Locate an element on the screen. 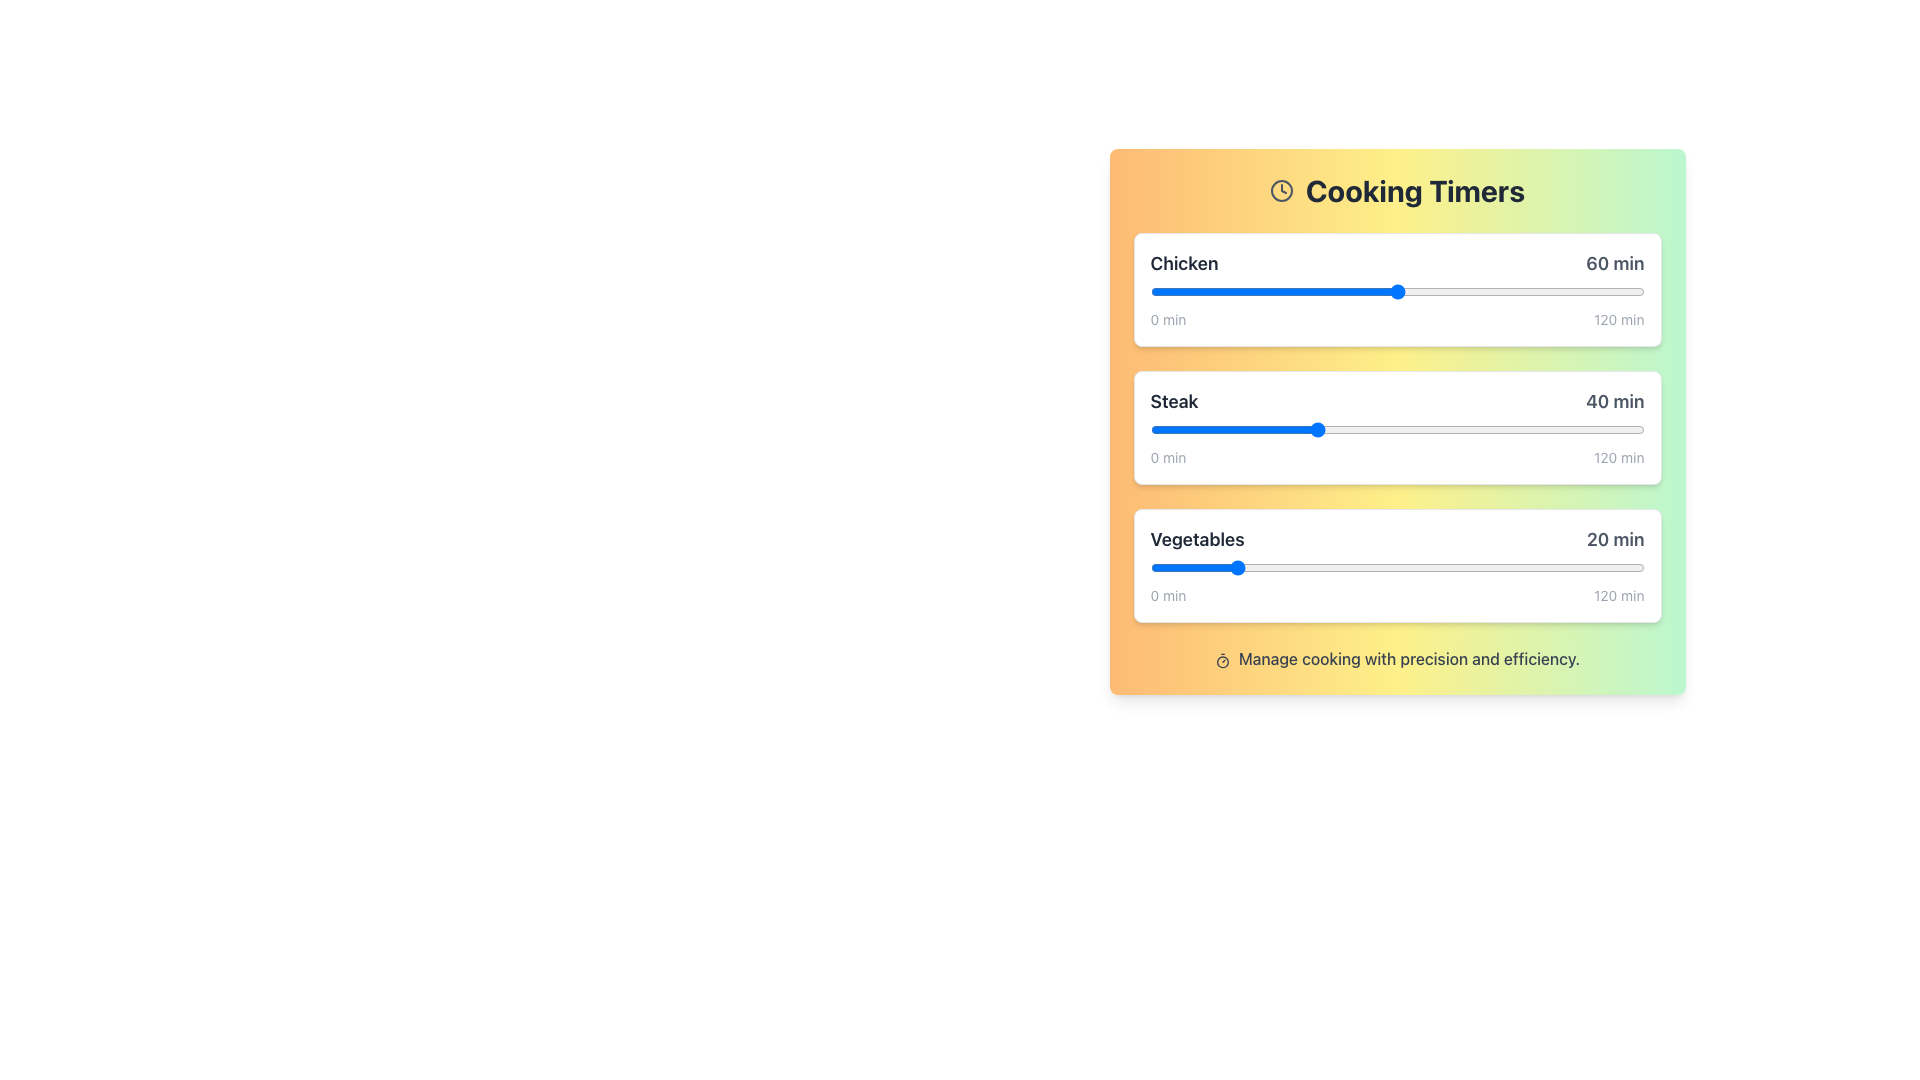 Image resolution: width=1920 pixels, height=1080 pixels. the timer value for the slider is located at coordinates (1203, 428).